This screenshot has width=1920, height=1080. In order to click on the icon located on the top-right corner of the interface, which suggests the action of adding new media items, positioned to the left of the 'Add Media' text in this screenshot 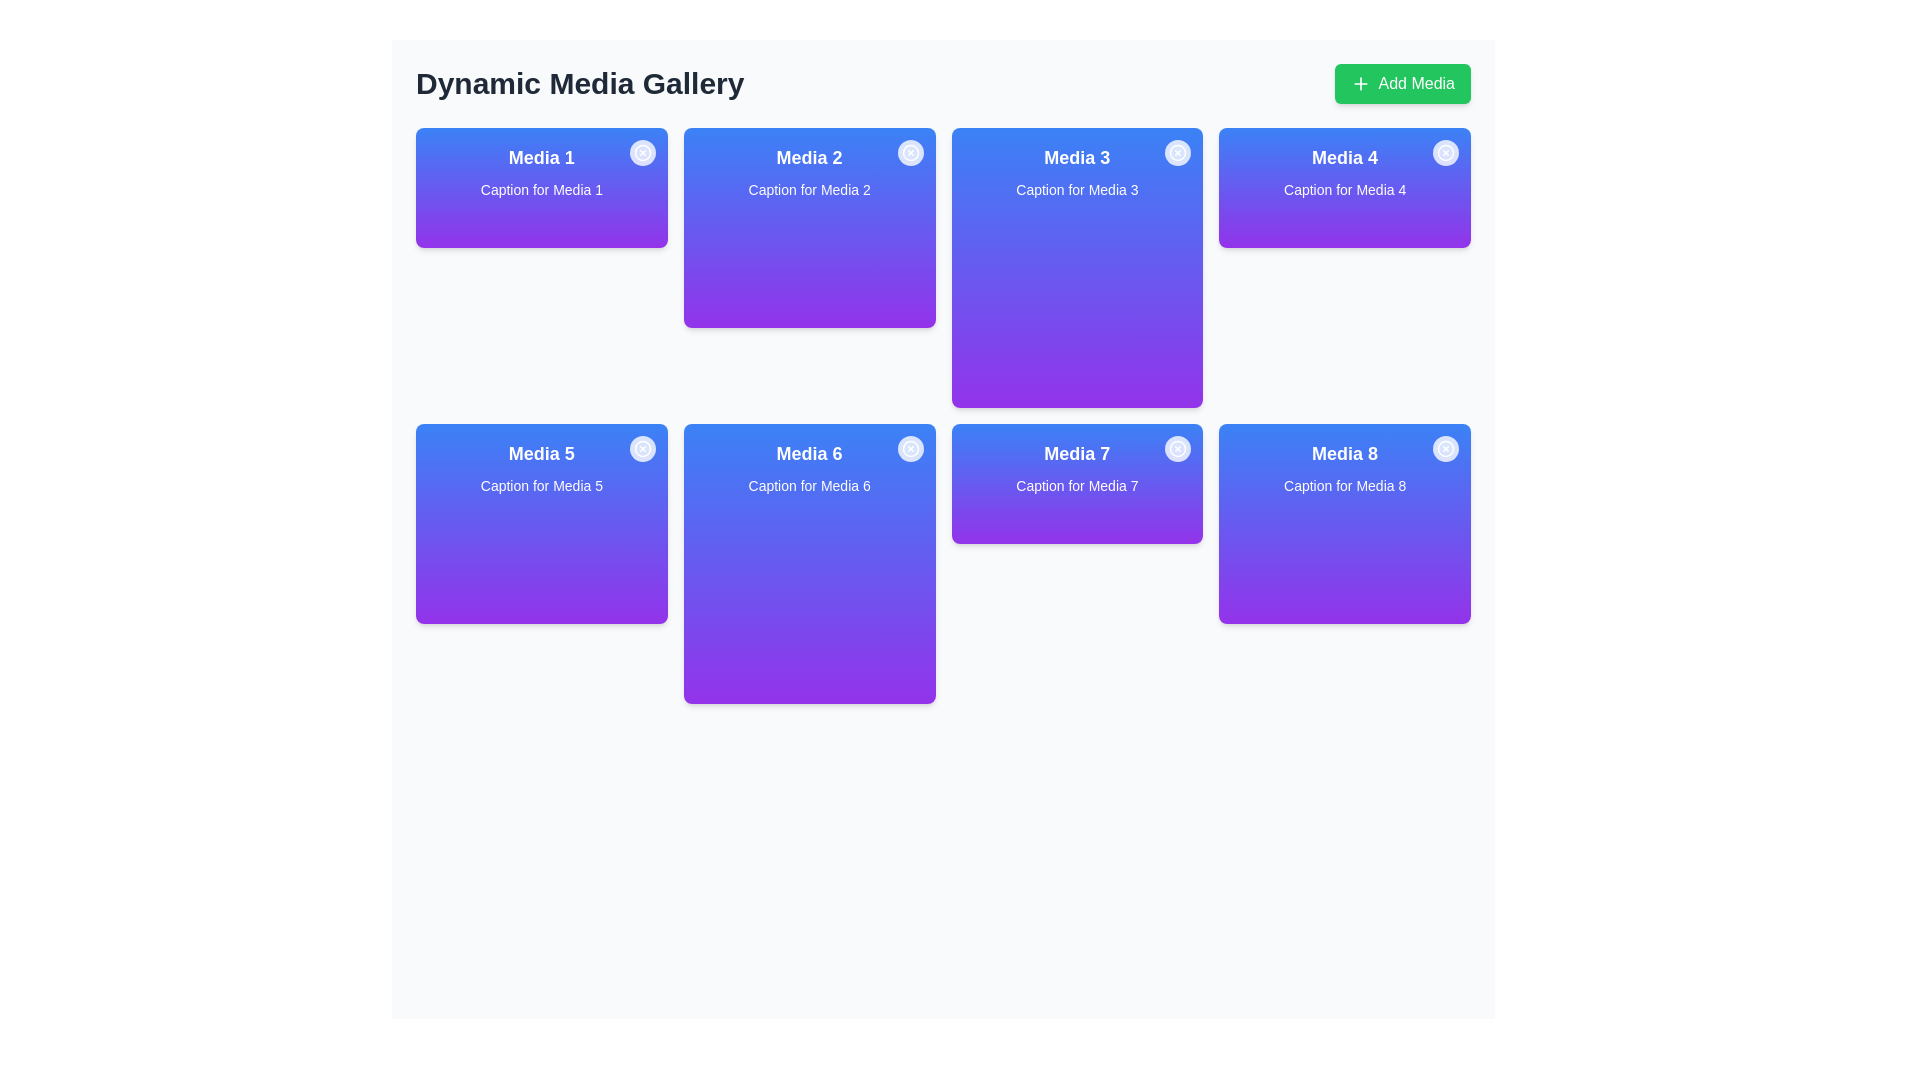, I will do `click(1360, 83)`.